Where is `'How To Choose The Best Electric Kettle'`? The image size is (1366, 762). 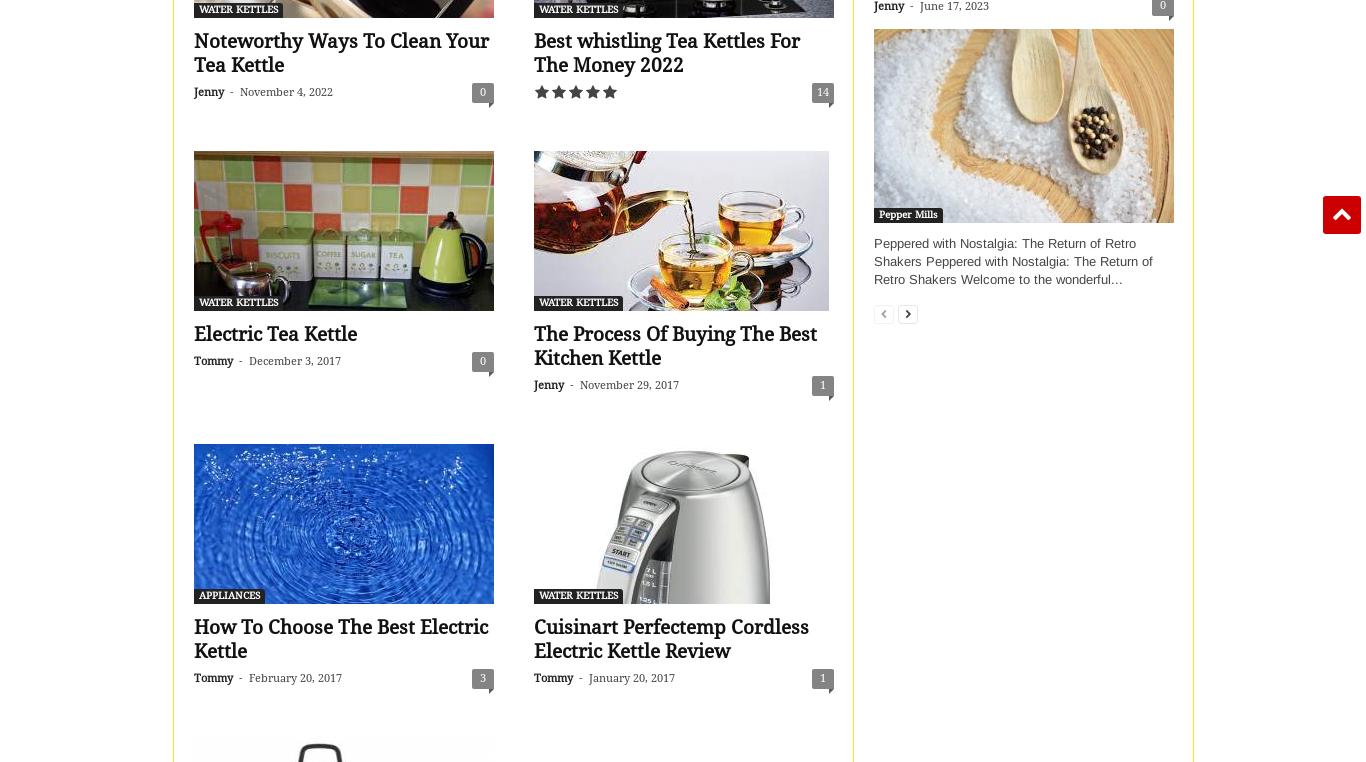
'How To Choose The Best Electric Kettle' is located at coordinates (339, 638).